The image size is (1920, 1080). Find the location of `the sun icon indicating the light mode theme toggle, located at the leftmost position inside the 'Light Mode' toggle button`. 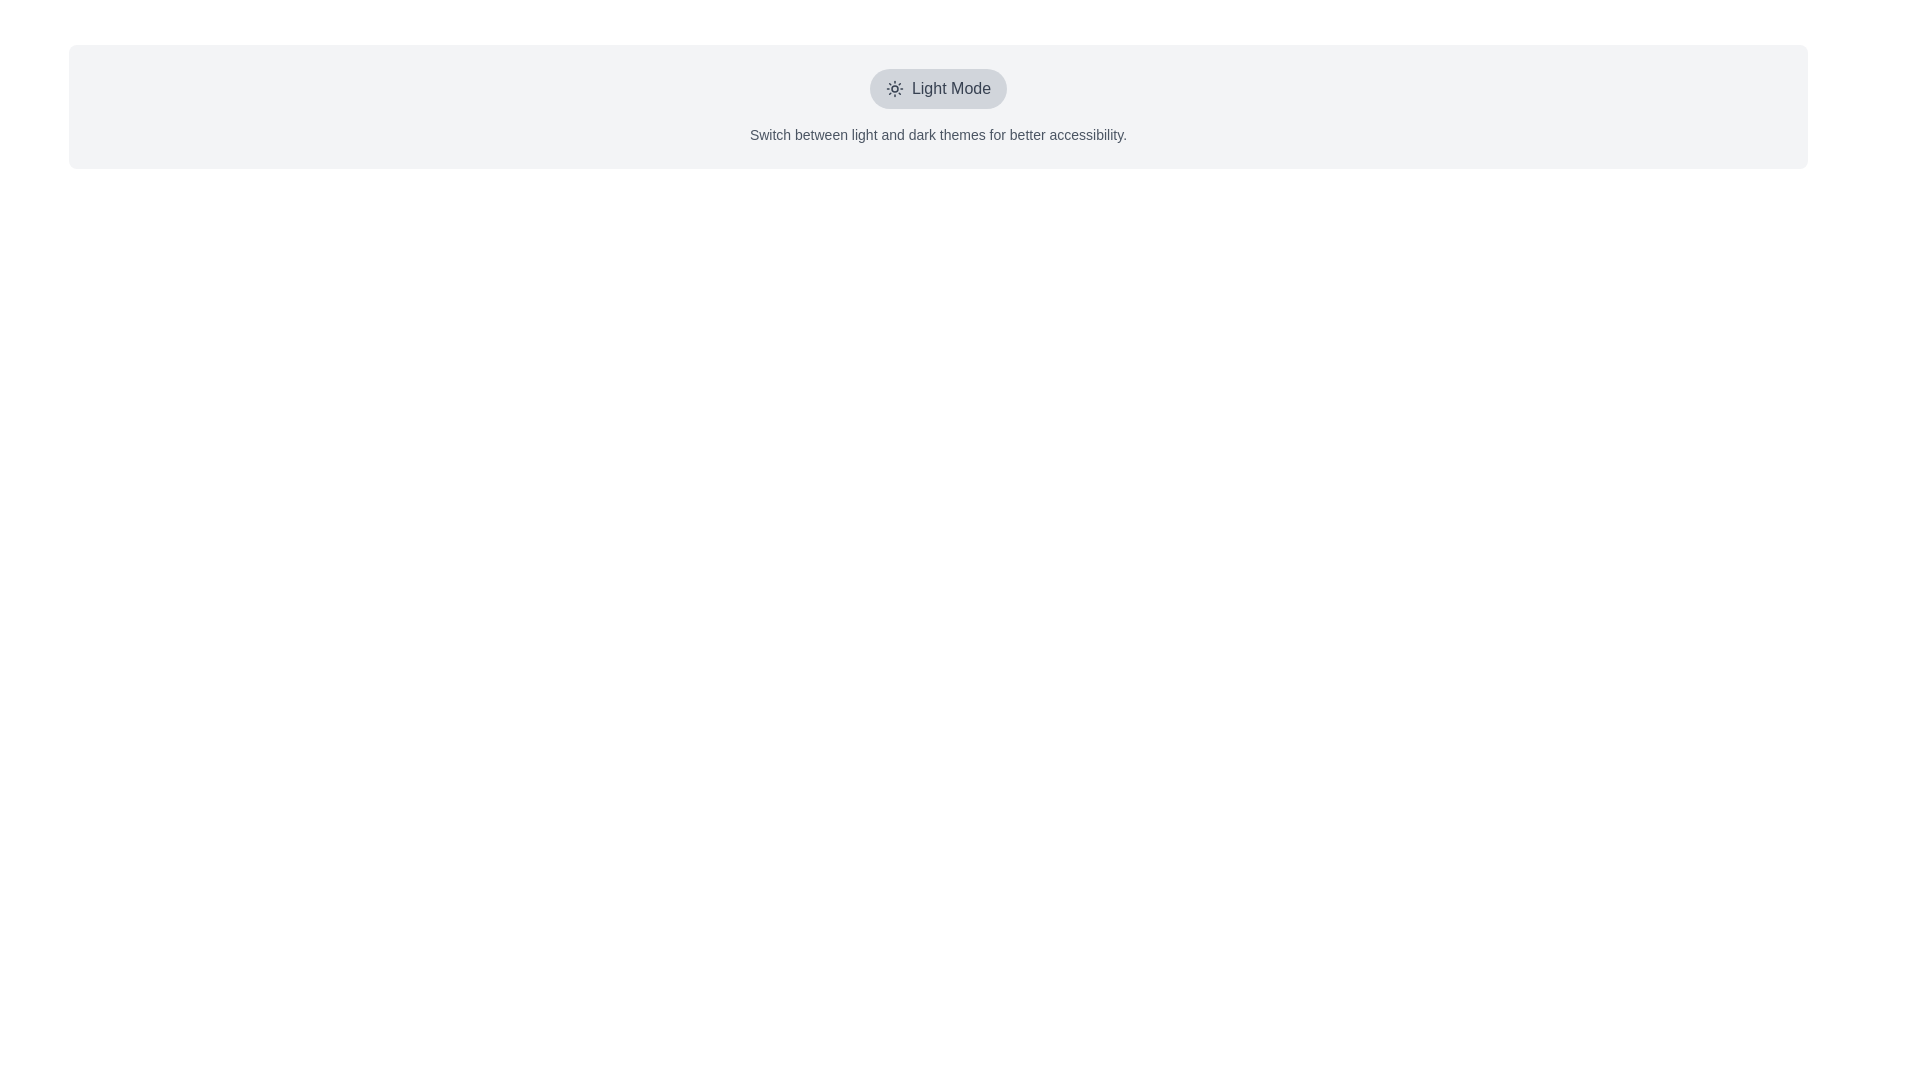

the sun icon indicating the light mode theme toggle, located at the leftmost position inside the 'Light Mode' toggle button is located at coordinates (893, 87).